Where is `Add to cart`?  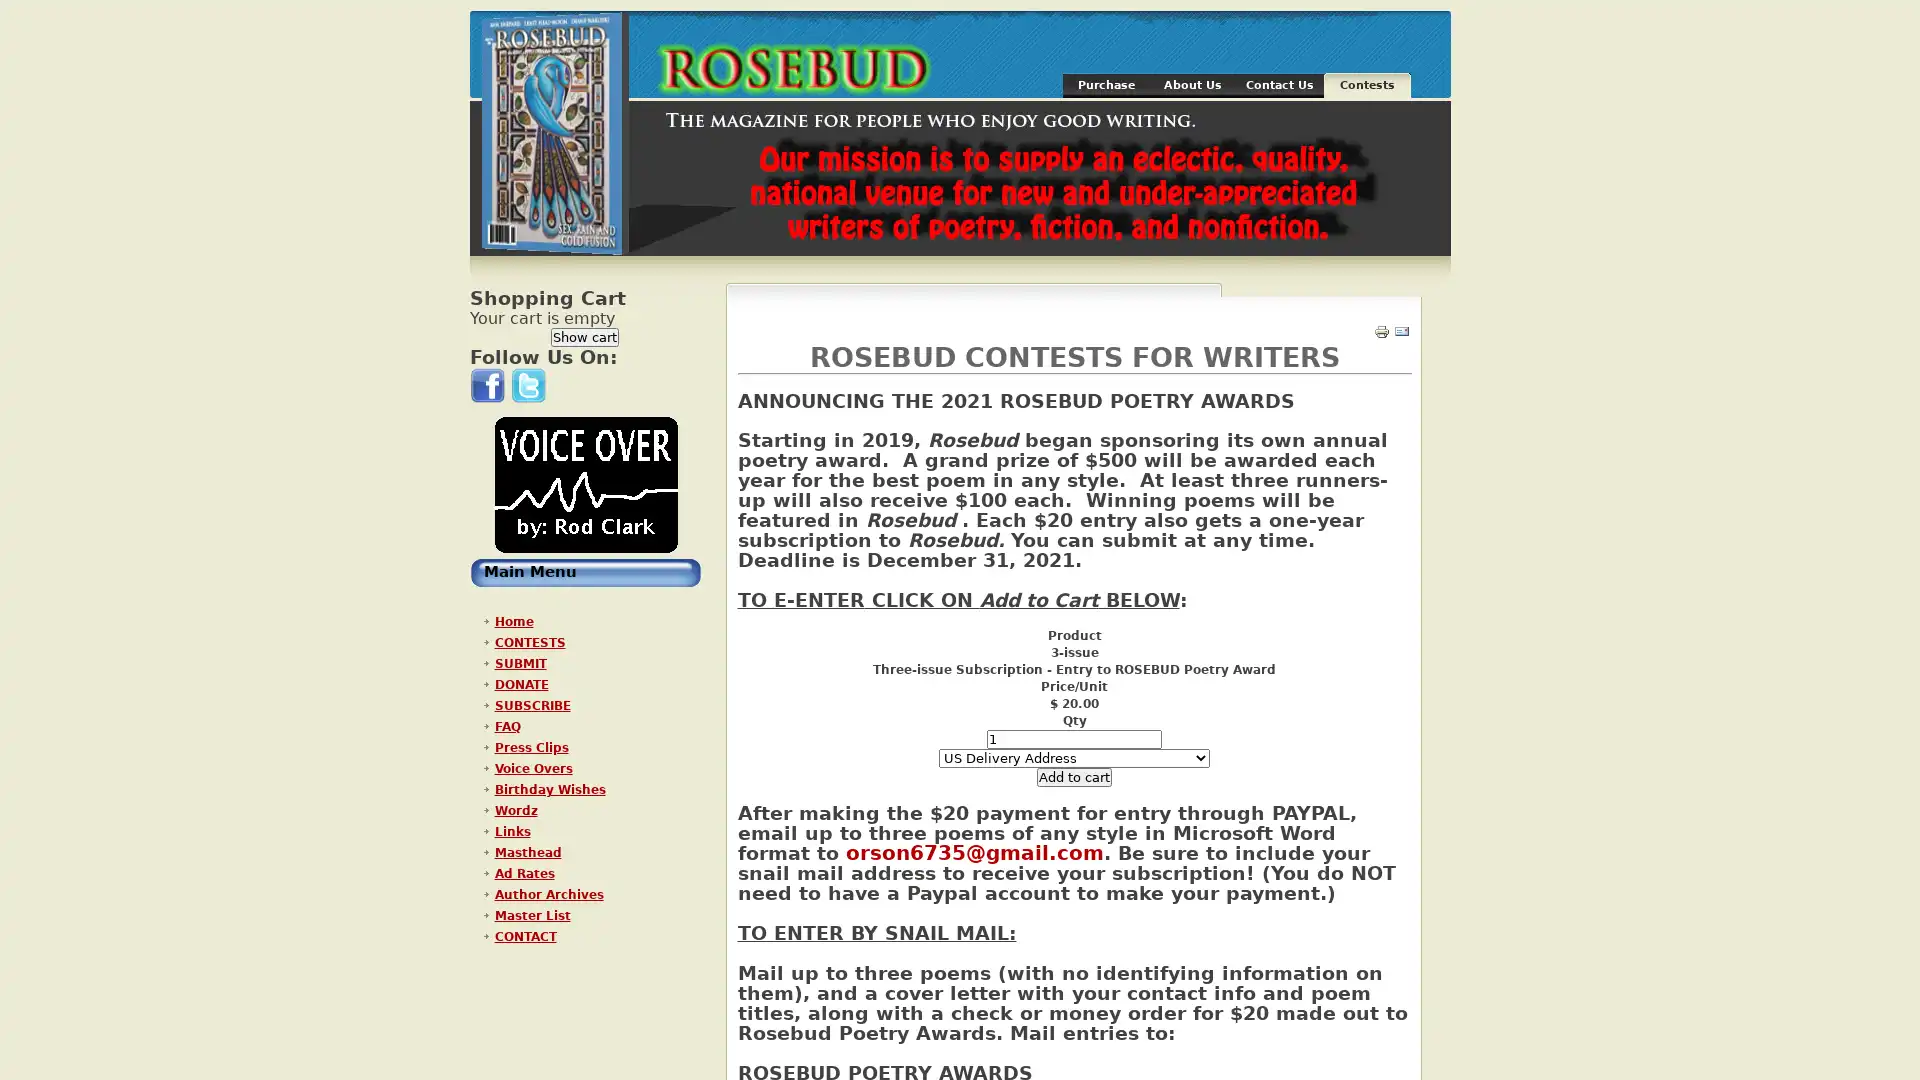
Add to cart is located at coordinates (1073, 776).